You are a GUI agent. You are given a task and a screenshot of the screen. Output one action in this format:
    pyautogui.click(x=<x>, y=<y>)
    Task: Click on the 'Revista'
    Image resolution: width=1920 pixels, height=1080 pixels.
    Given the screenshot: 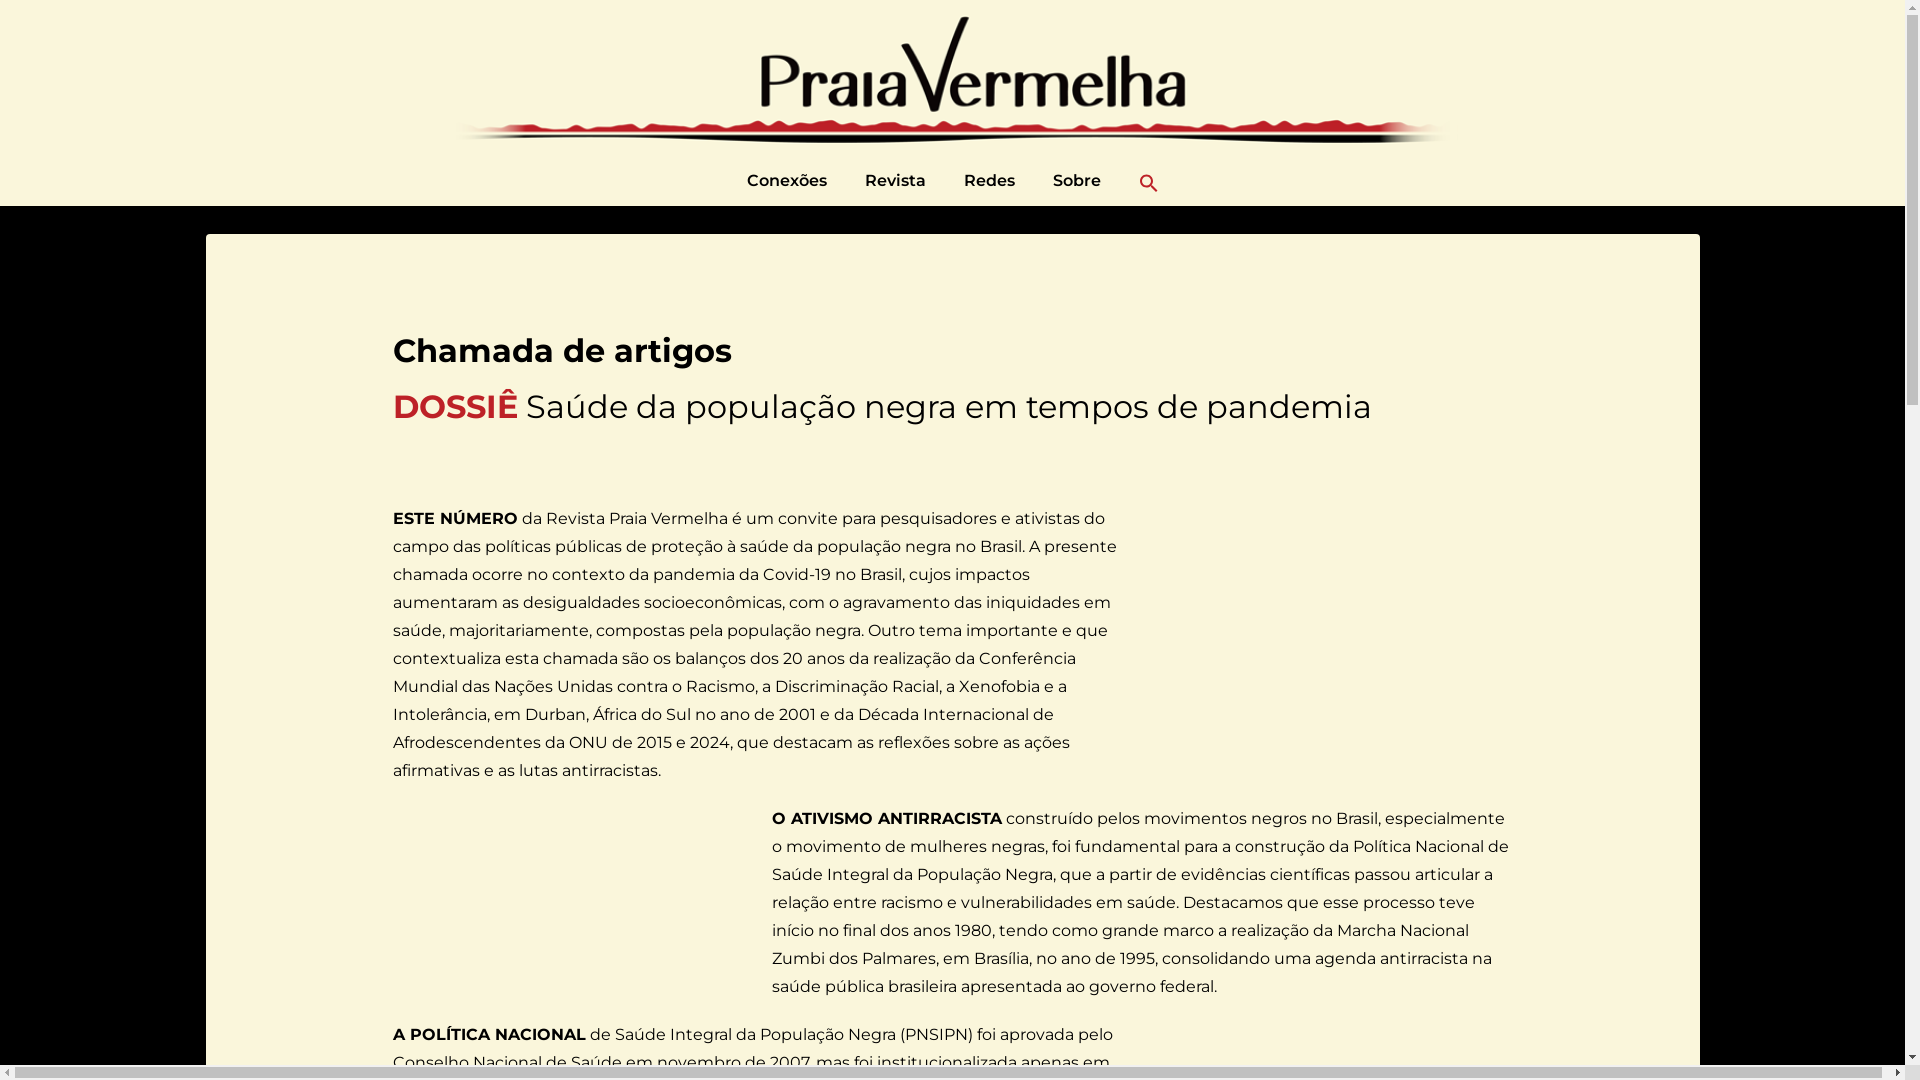 What is the action you would take?
    pyautogui.click(x=845, y=181)
    